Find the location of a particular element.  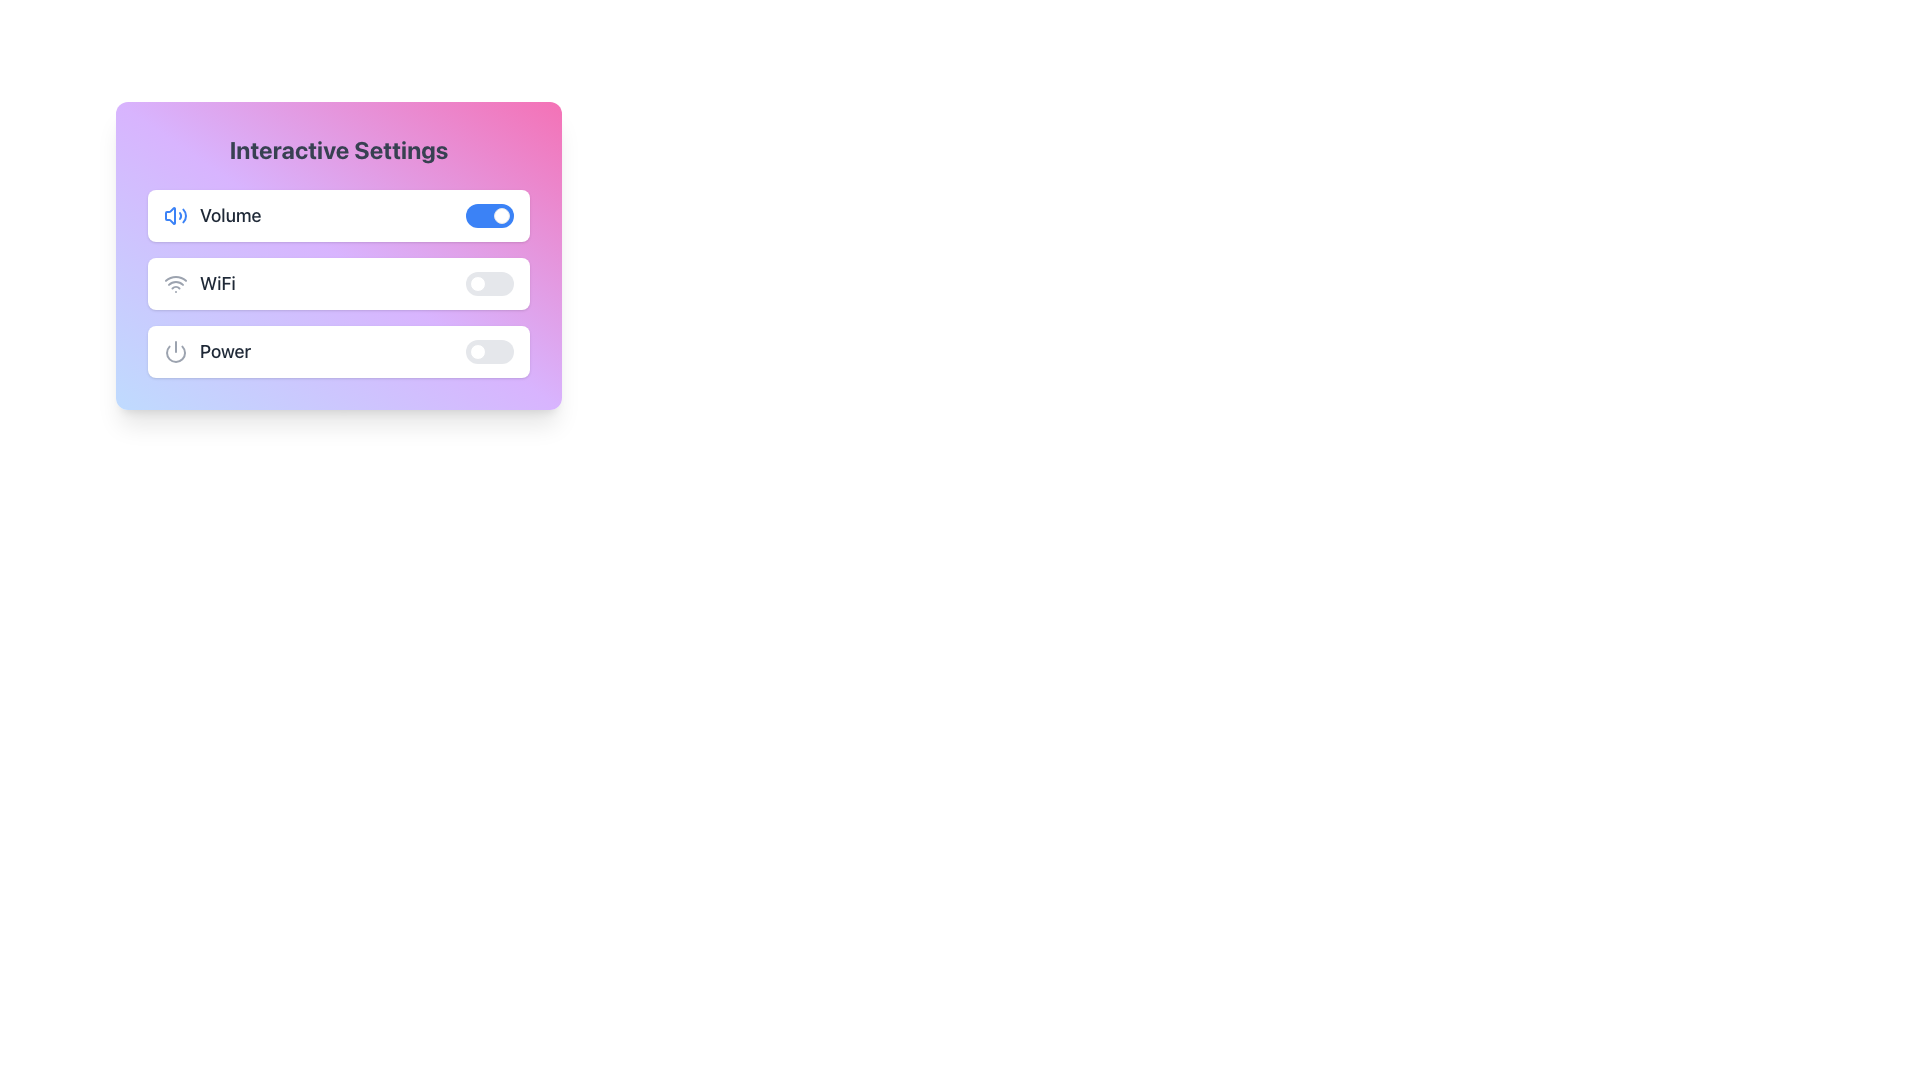

the toggle switch located at the far right end of the 'Power' row in the 'Interactive Settings' section is located at coordinates (489, 350).